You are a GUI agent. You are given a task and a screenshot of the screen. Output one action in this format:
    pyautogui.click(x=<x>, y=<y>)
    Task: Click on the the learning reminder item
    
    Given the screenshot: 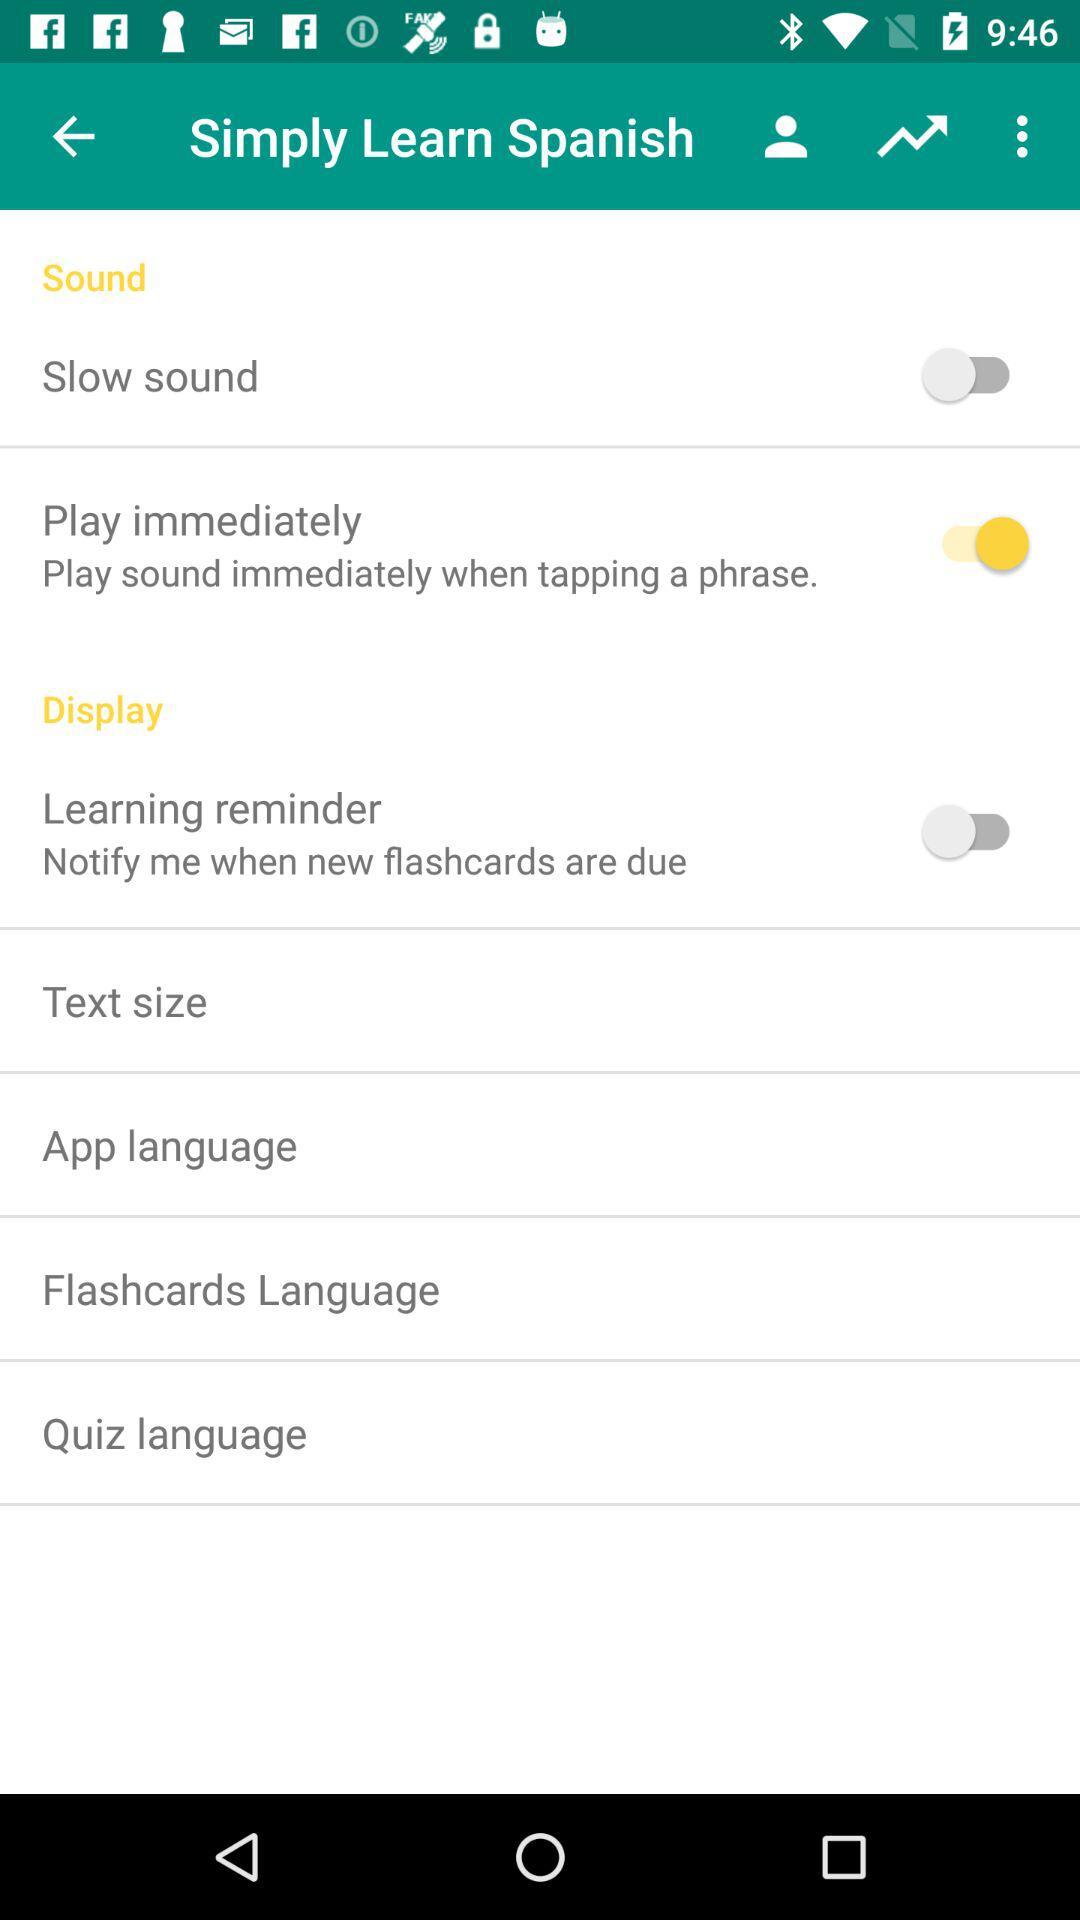 What is the action you would take?
    pyautogui.click(x=211, y=806)
    